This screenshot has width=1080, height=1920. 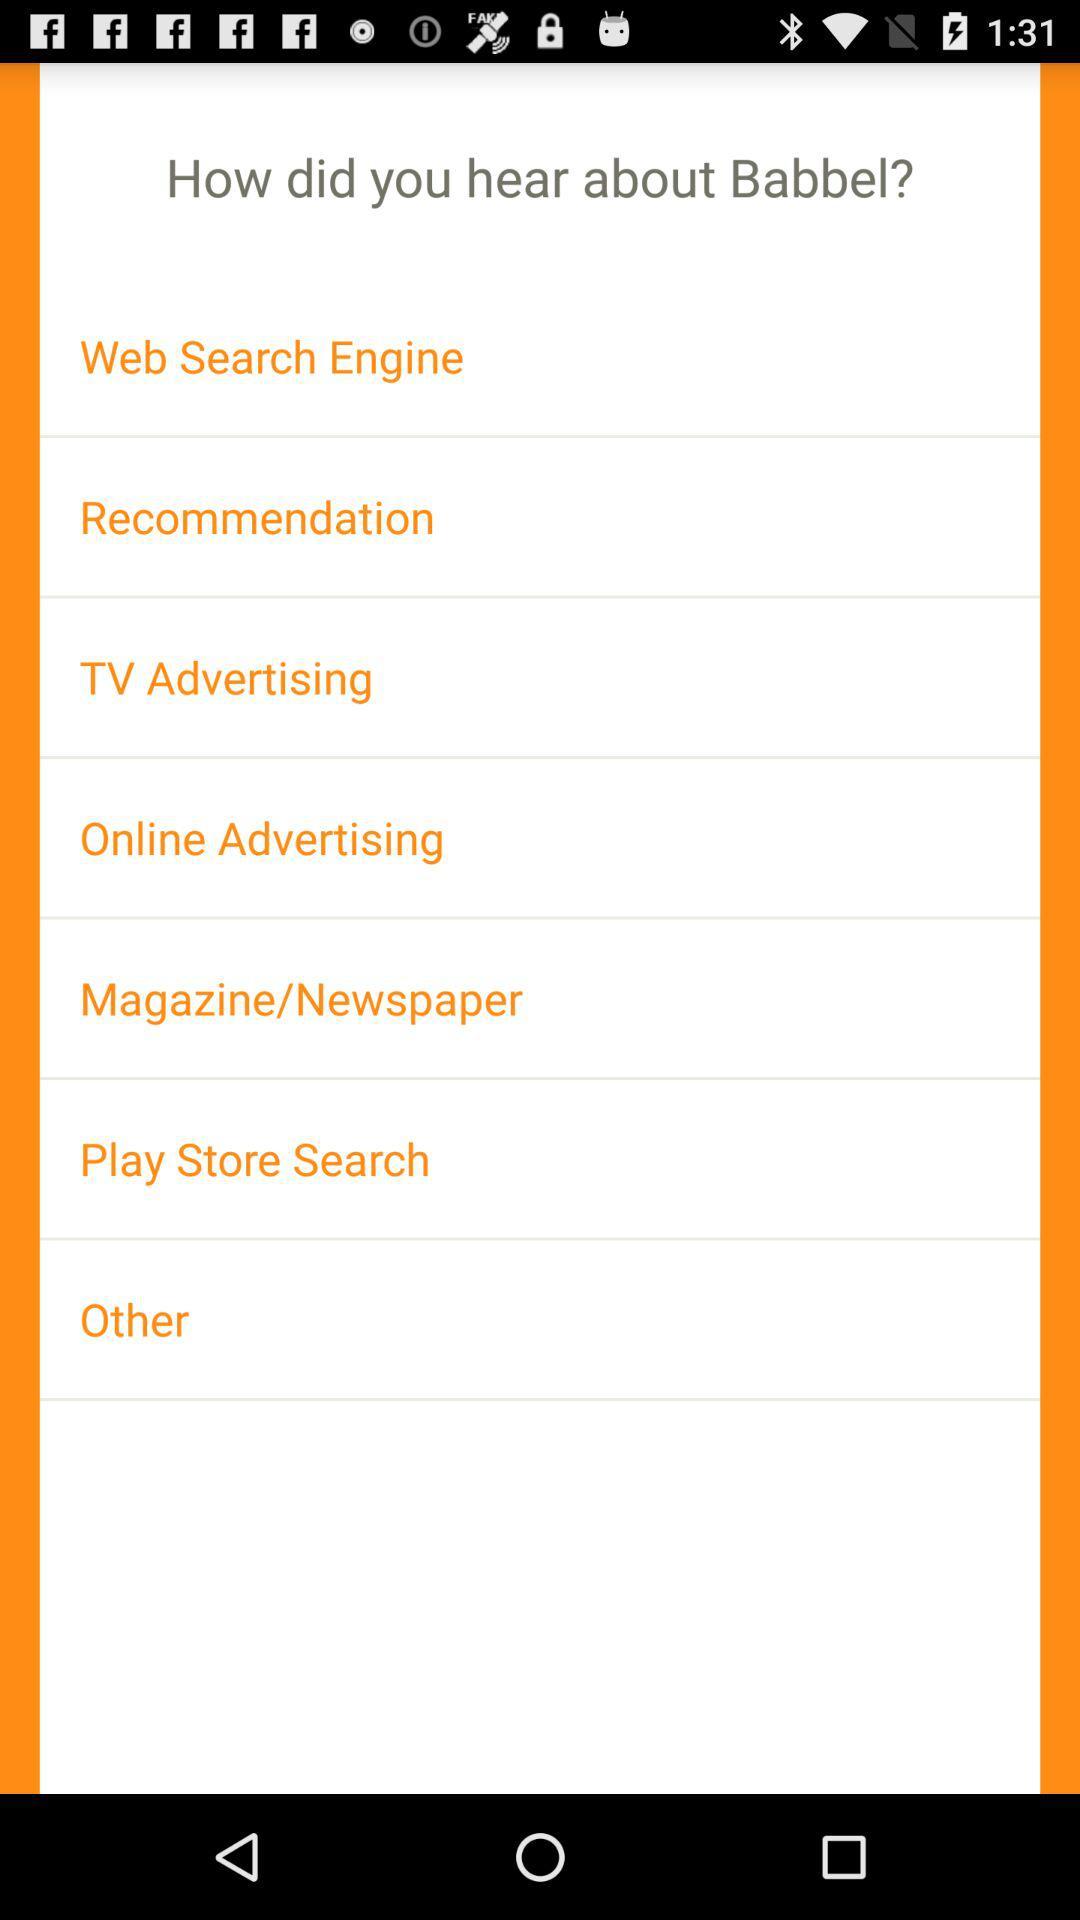 I want to click on the play store search icon, so click(x=540, y=1158).